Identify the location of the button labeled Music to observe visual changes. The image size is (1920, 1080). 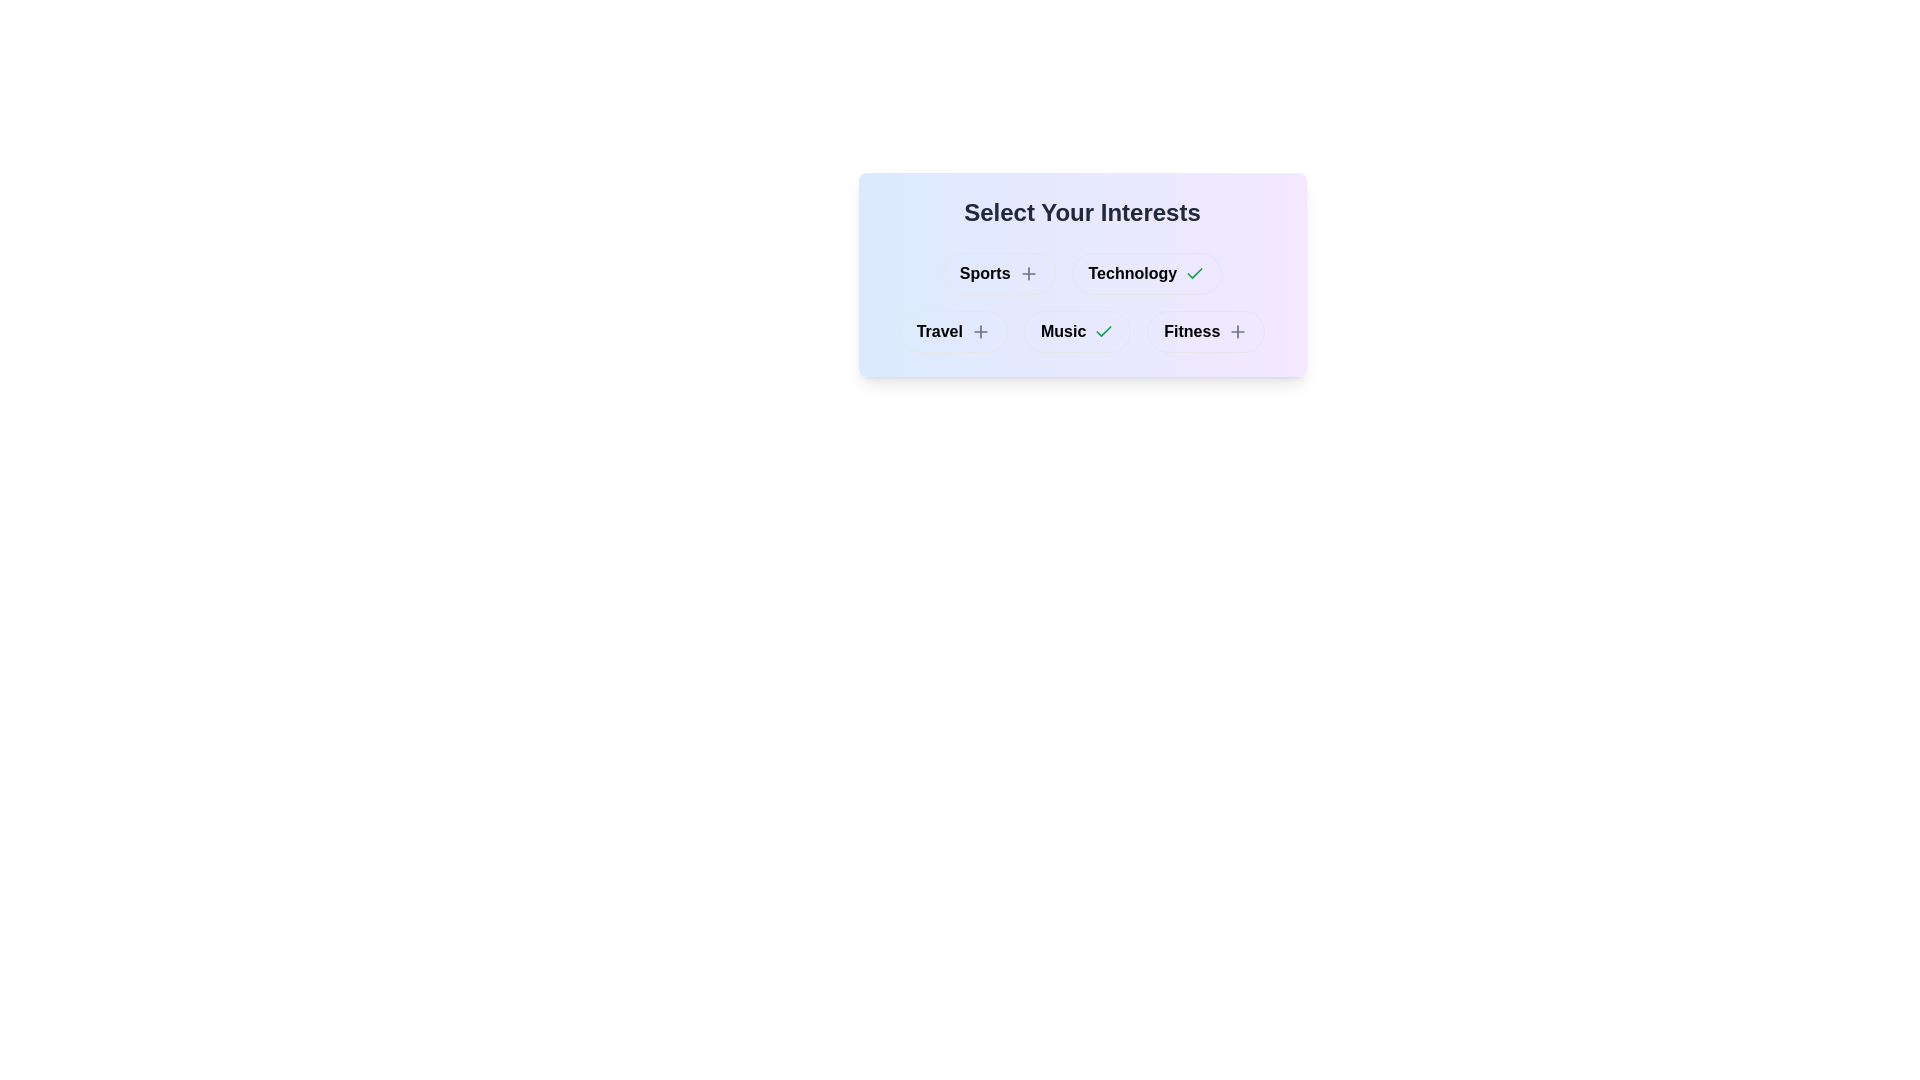
(1077, 330).